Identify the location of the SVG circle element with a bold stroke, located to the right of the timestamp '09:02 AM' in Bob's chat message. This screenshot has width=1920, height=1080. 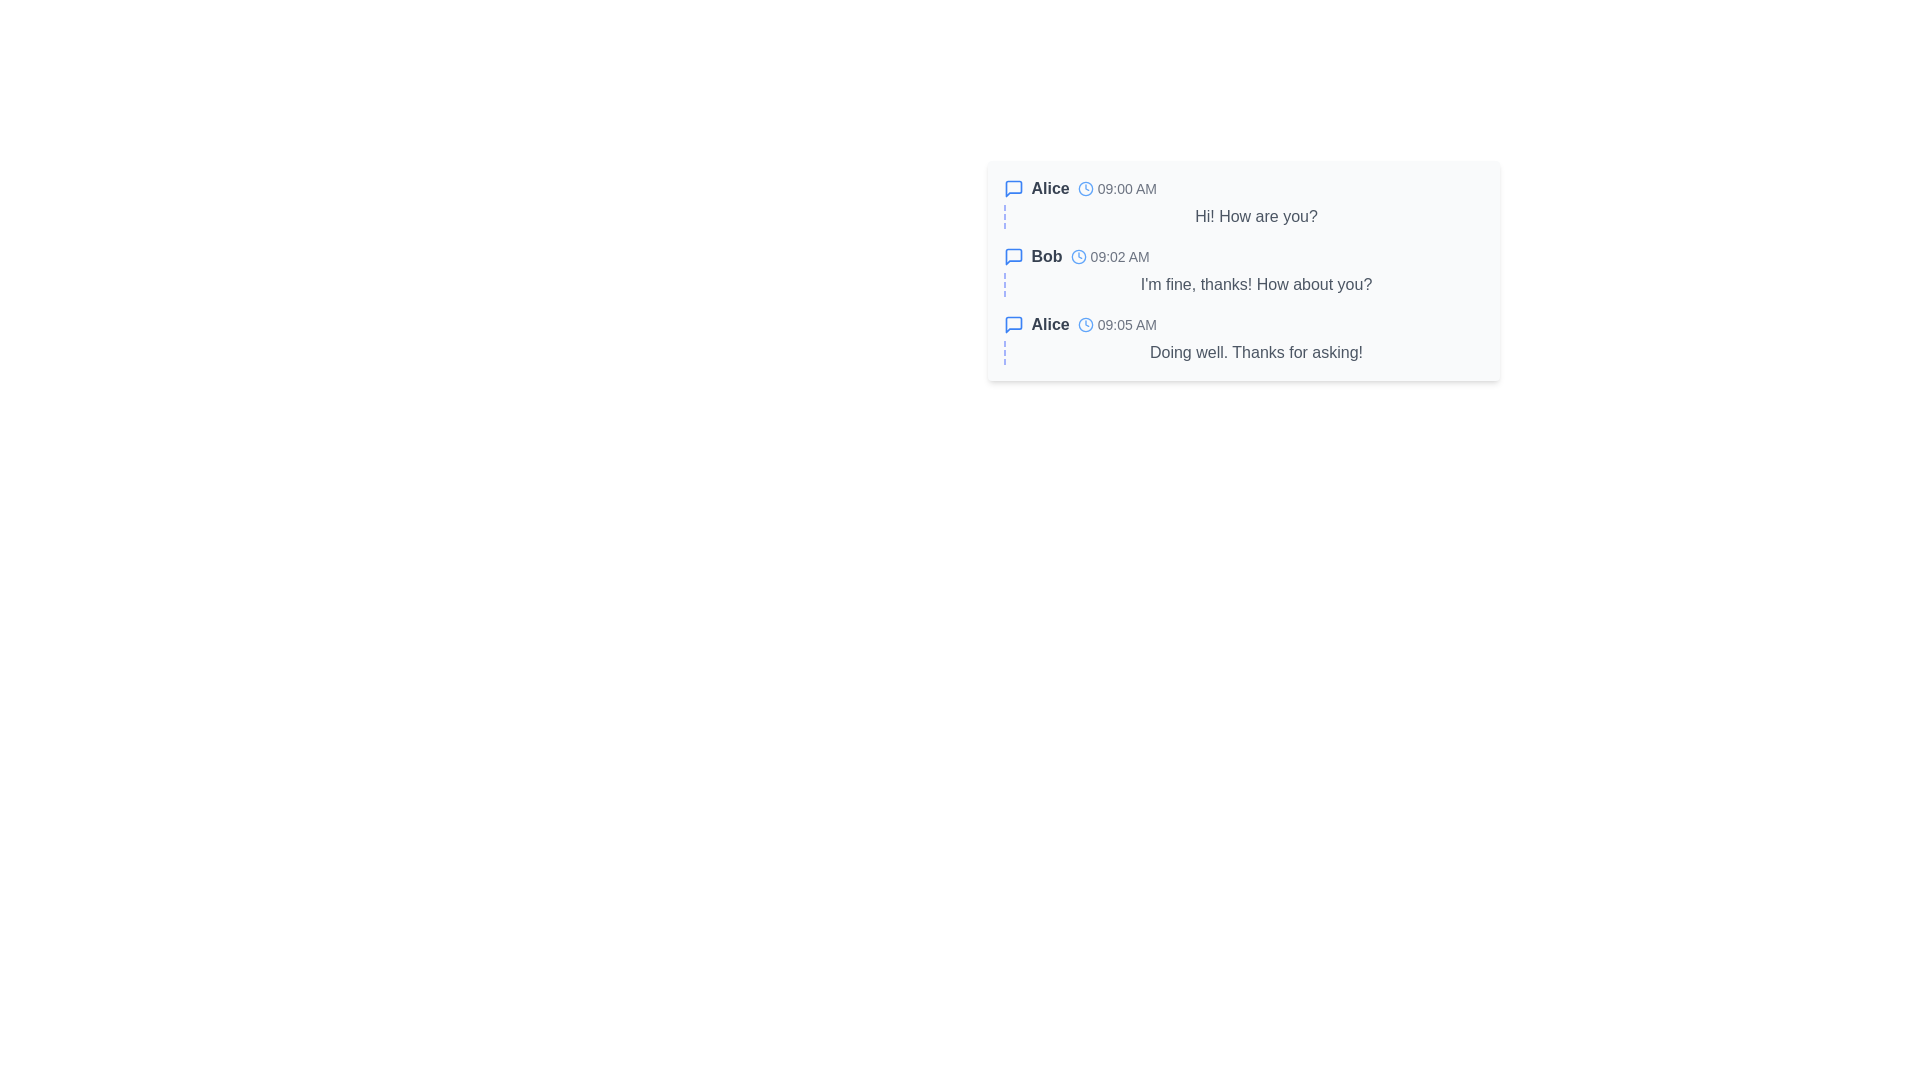
(1077, 256).